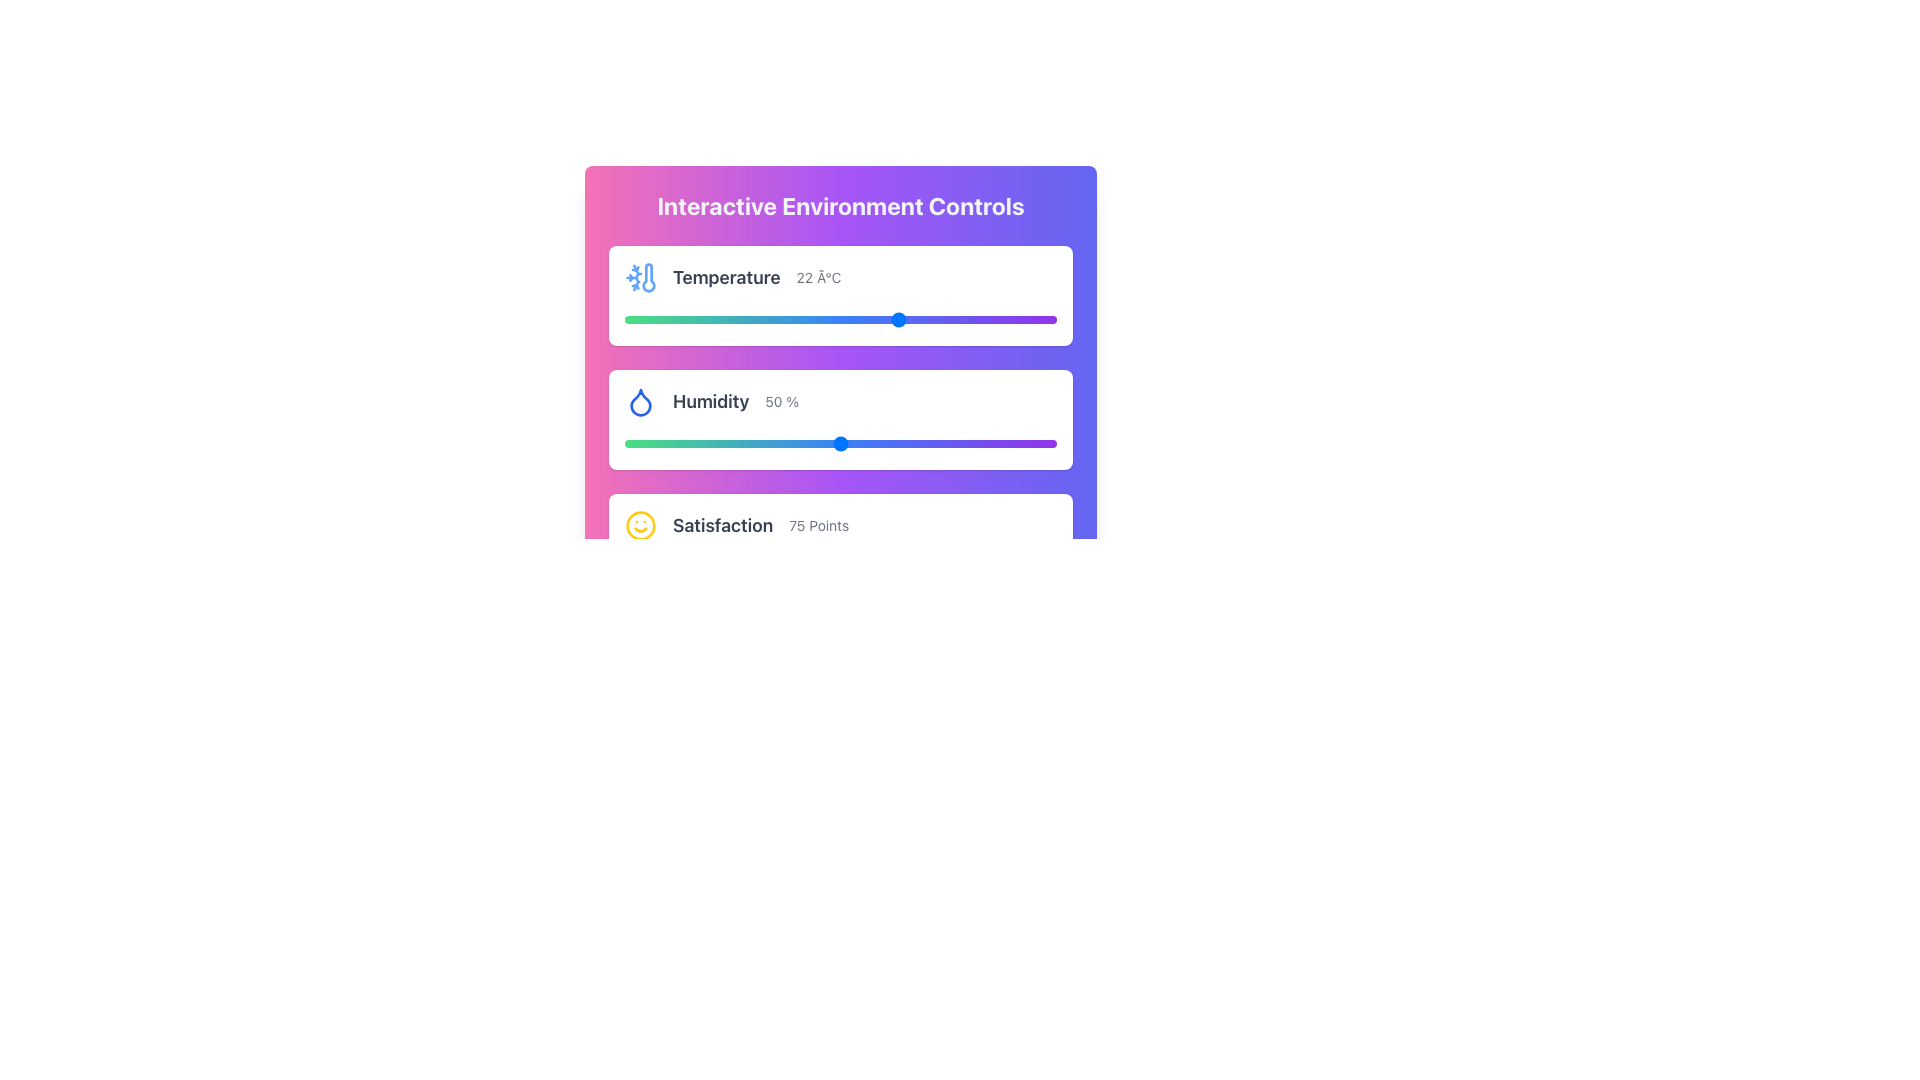 Image resolution: width=1920 pixels, height=1080 pixels. What do you see at coordinates (646, 442) in the screenshot?
I see `humidity` at bounding box center [646, 442].